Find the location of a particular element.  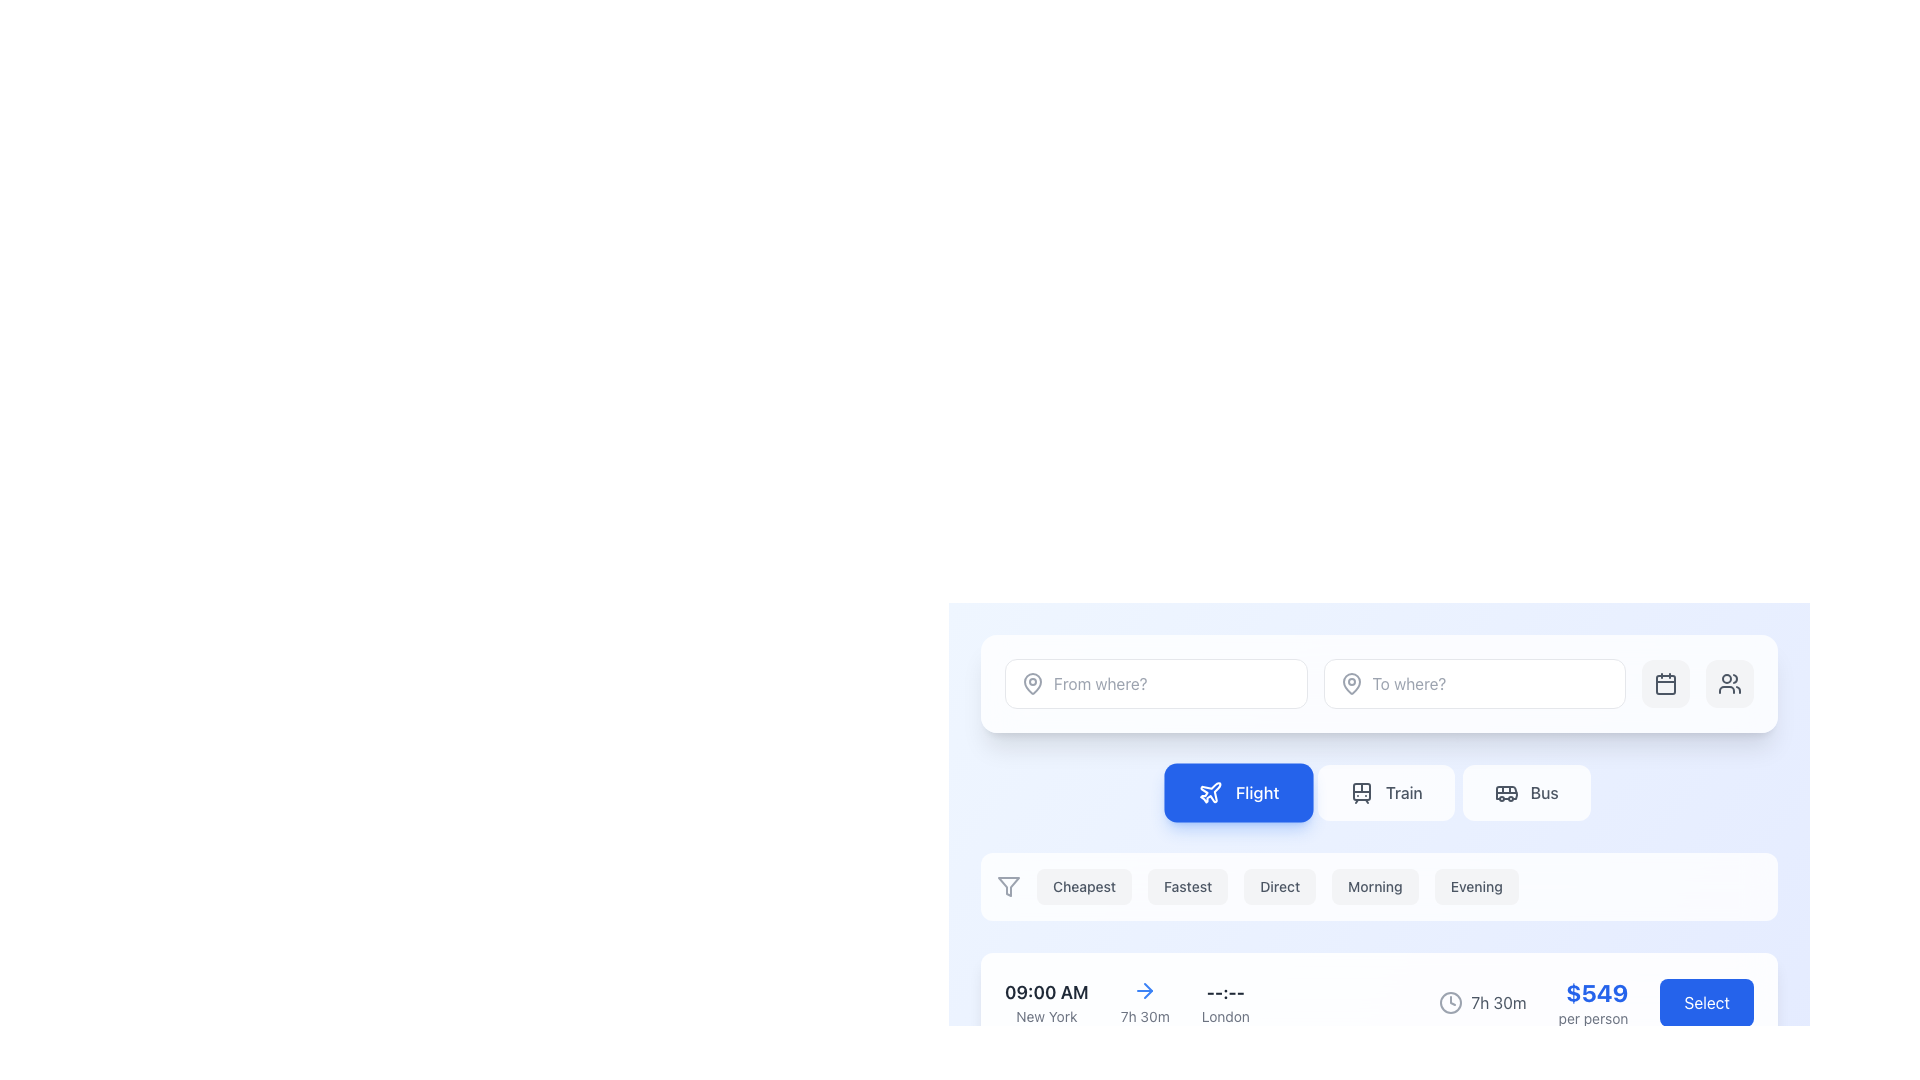

the centrally positioned button is located at coordinates (1378, 801).